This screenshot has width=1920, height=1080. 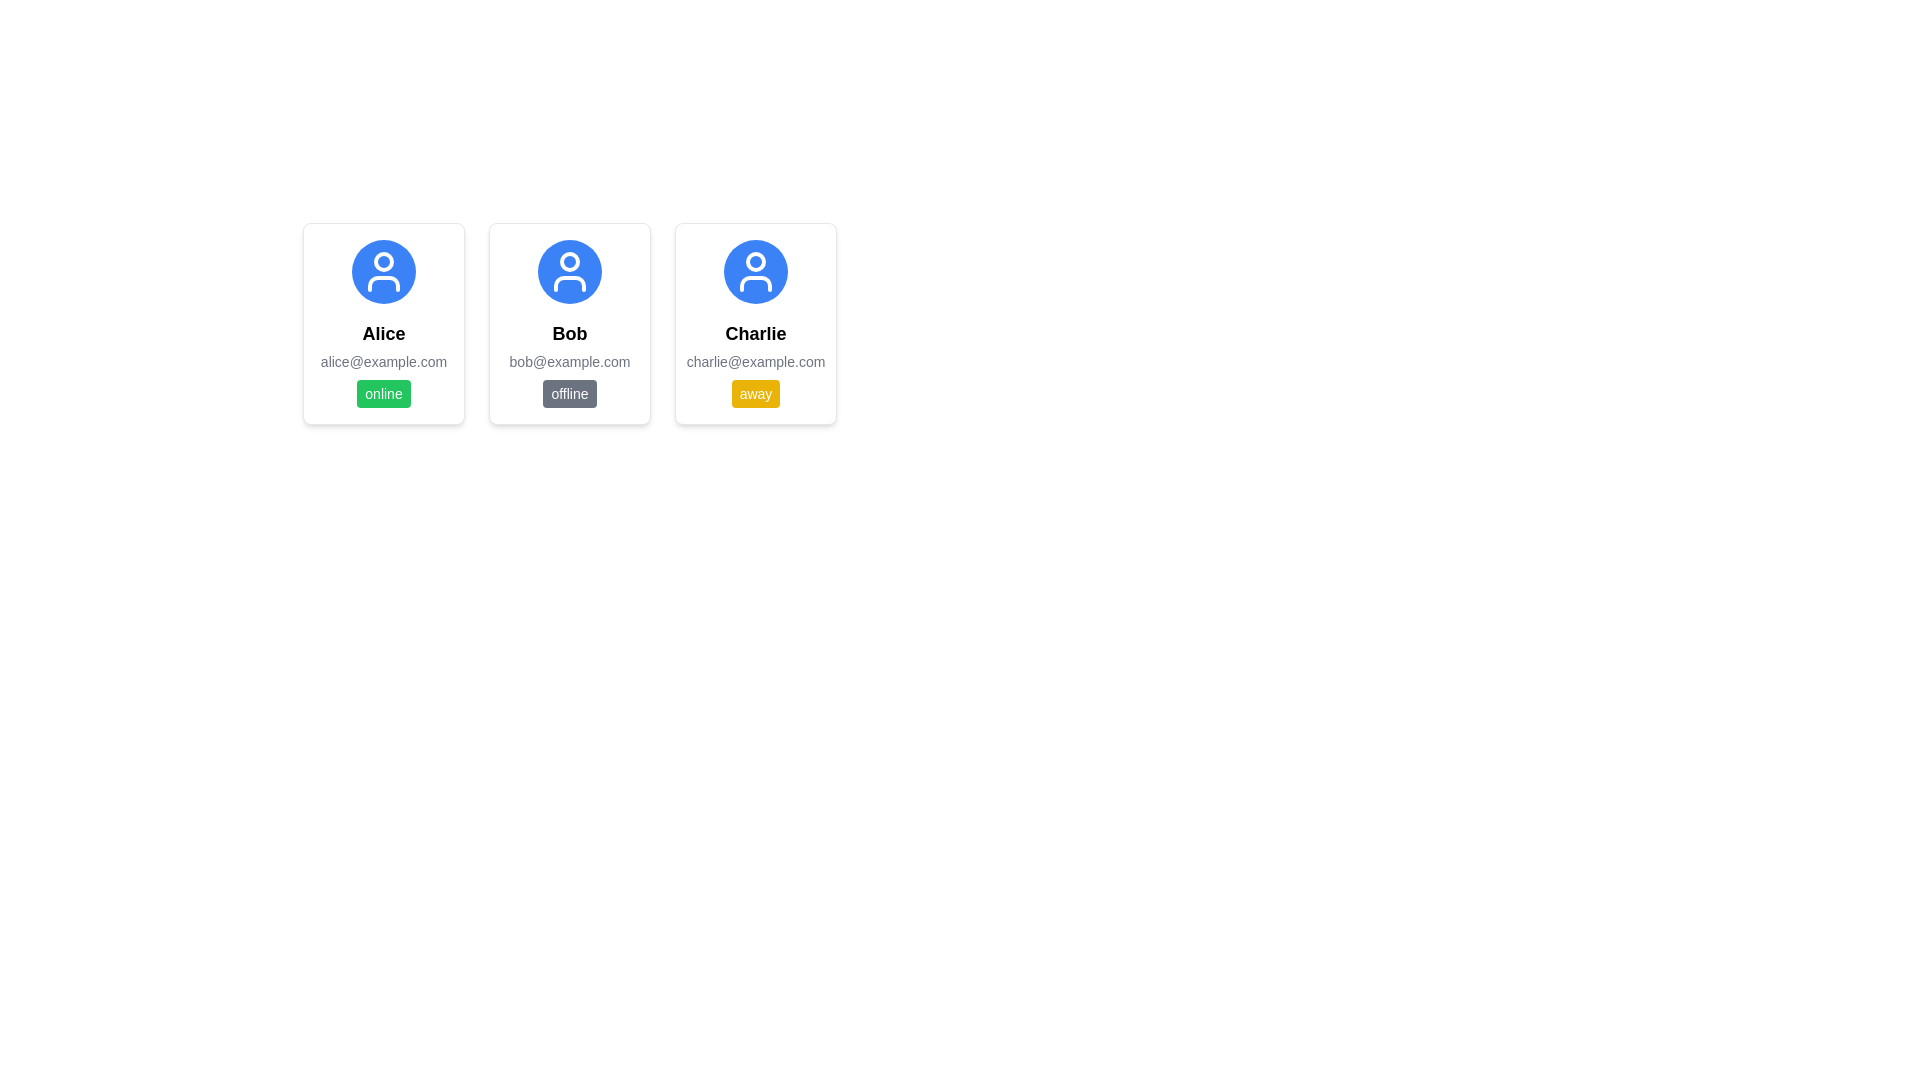 What do you see at coordinates (754, 333) in the screenshot?
I see `the Text Label displaying 'Charlie' in bold font within the third user profile card, located below the avatar and above the email address` at bounding box center [754, 333].